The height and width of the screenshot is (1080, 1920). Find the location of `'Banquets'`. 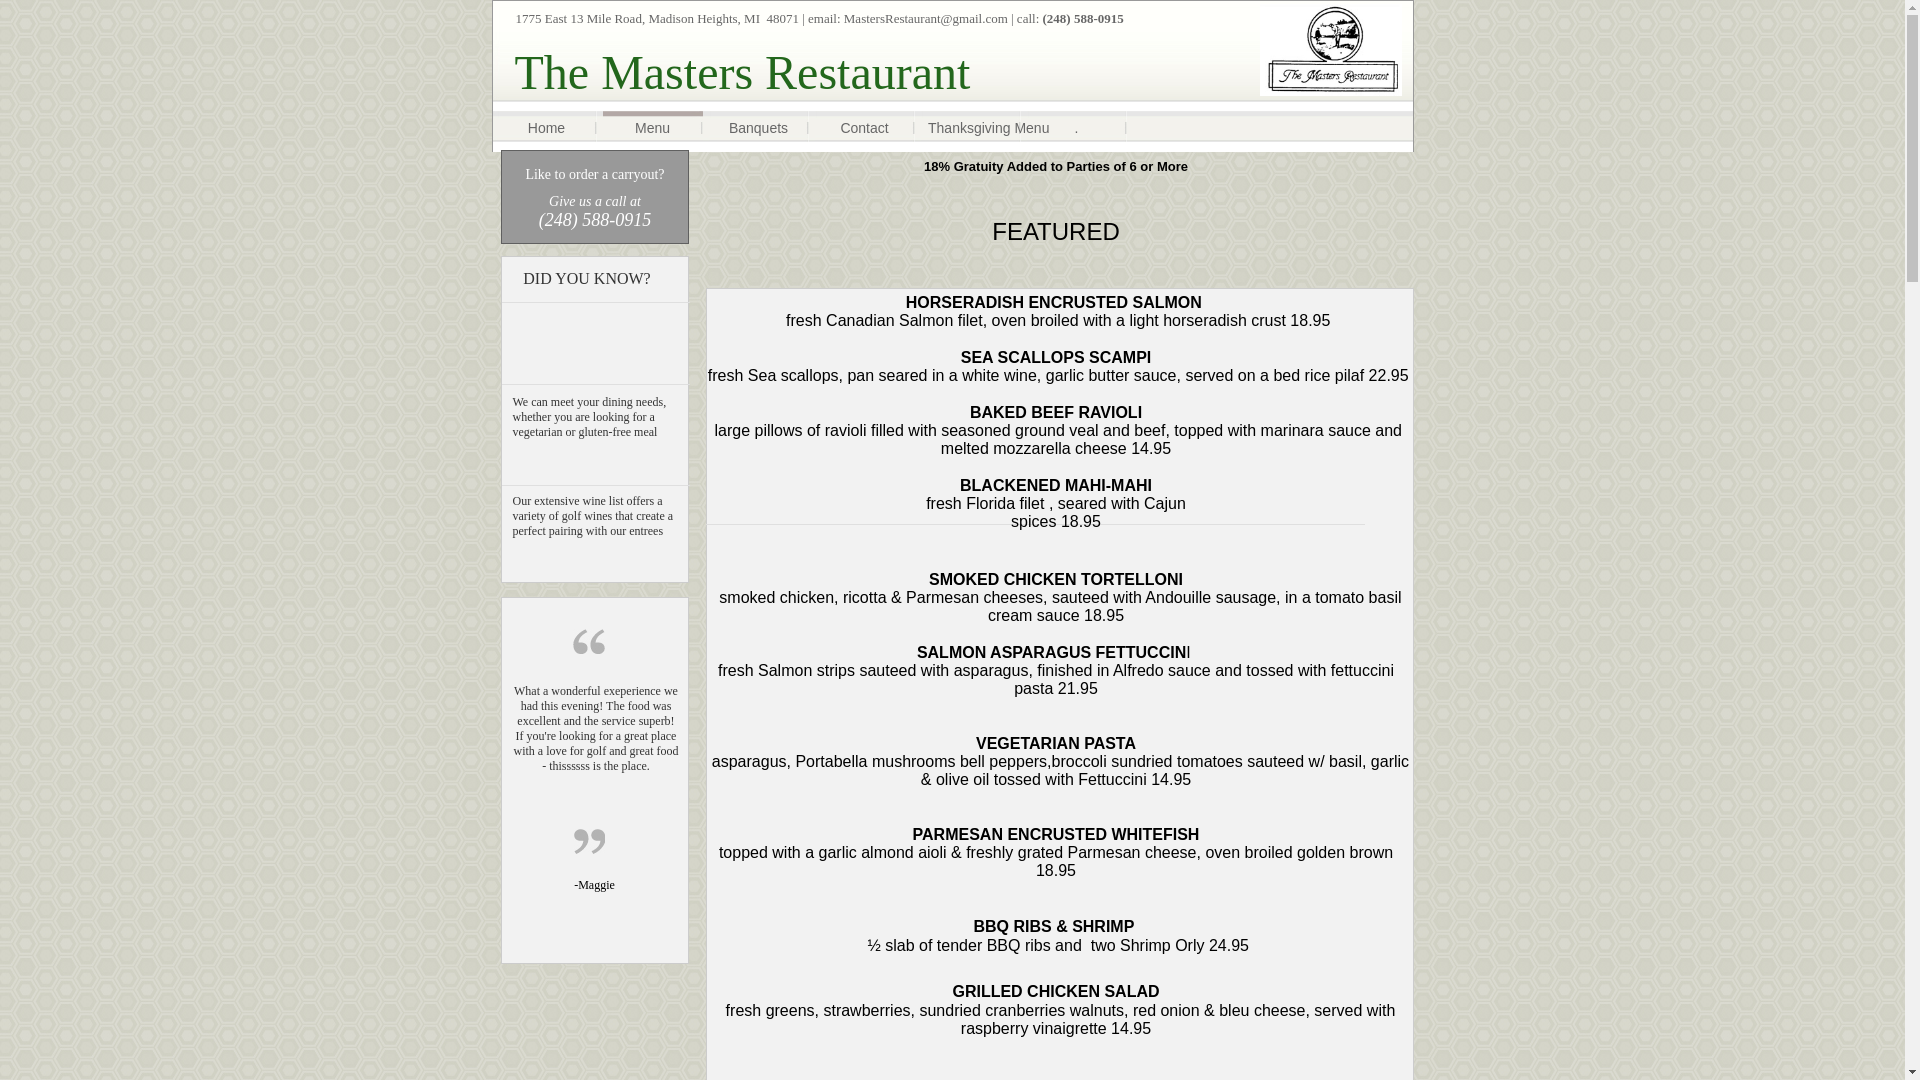

'Banquets' is located at coordinates (757, 128).